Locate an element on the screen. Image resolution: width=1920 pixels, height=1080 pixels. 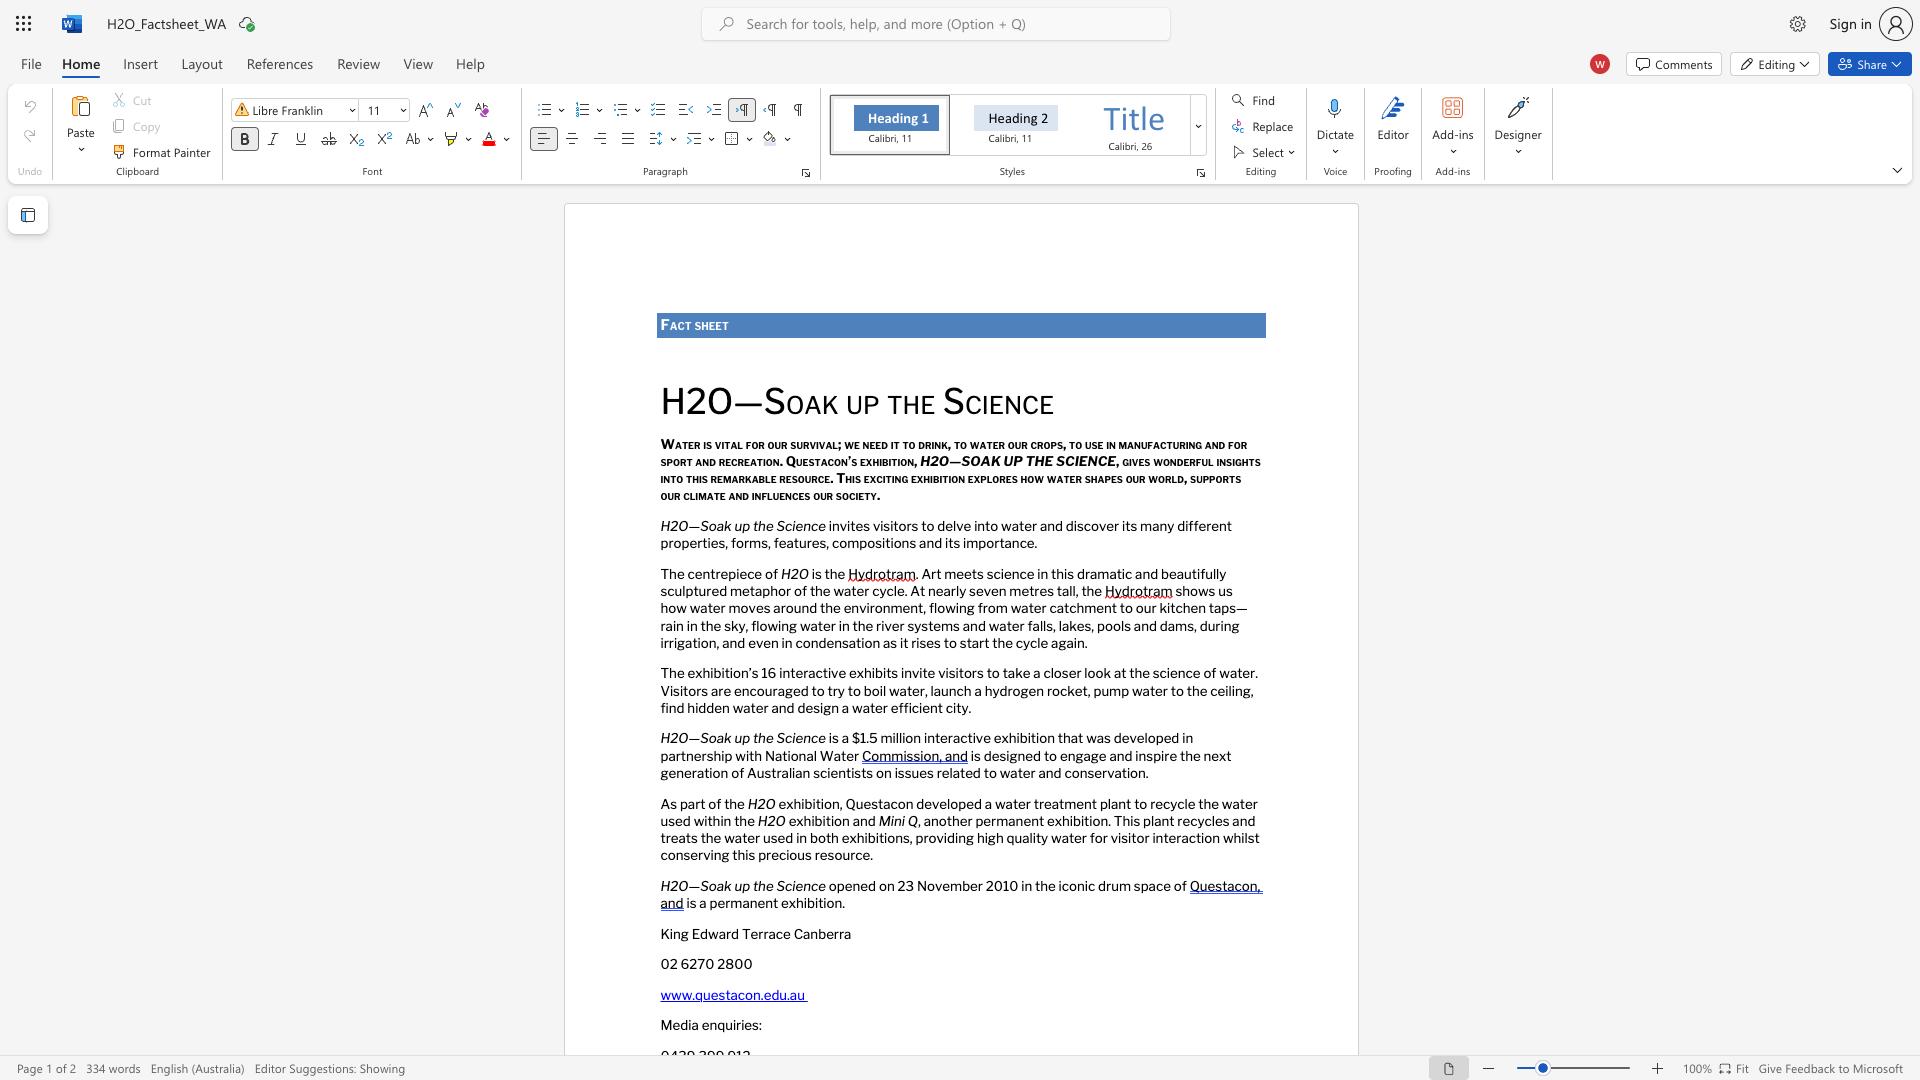
the subset text "f the" within the text "As part of the" is located at coordinates (716, 802).